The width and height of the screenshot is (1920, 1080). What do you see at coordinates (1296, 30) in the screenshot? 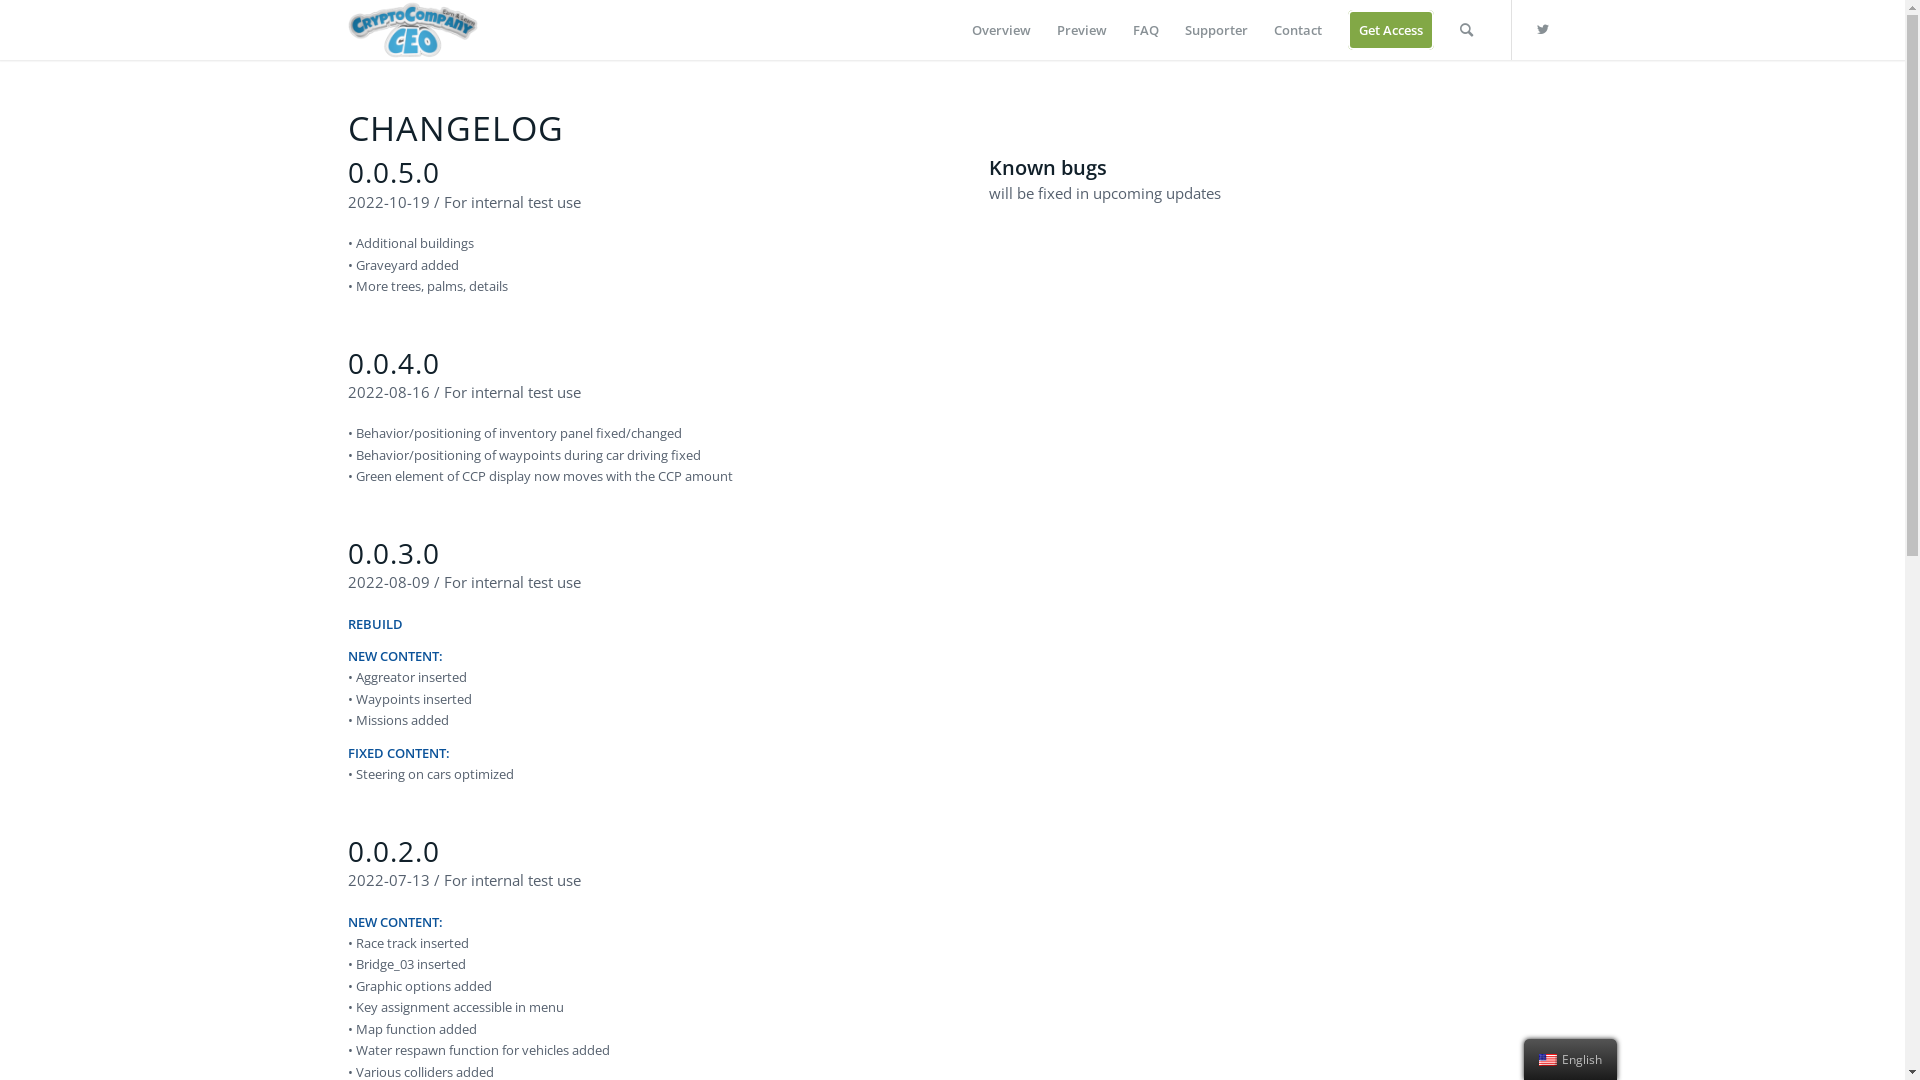
I see `'Contact'` at bounding box center [1296, 30].